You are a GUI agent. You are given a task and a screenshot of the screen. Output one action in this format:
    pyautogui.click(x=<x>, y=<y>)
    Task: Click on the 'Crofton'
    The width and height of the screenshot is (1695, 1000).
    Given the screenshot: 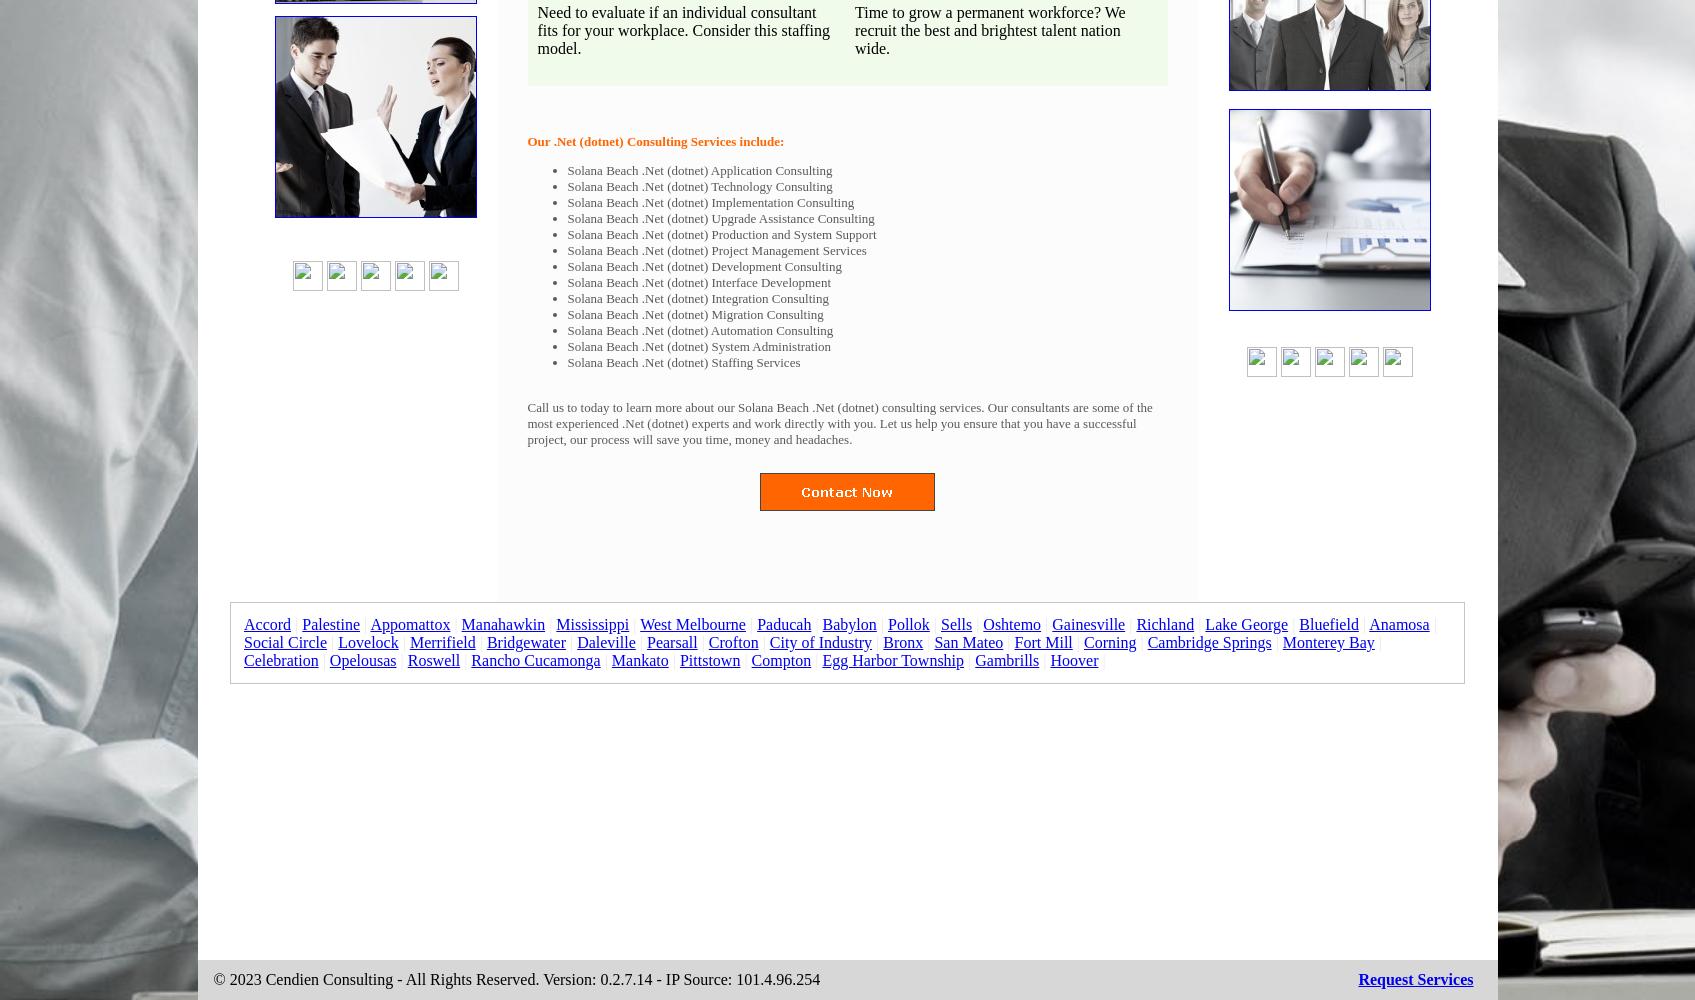 What is the action you would take?
    pyautogui.click(x=731, y=642)
    